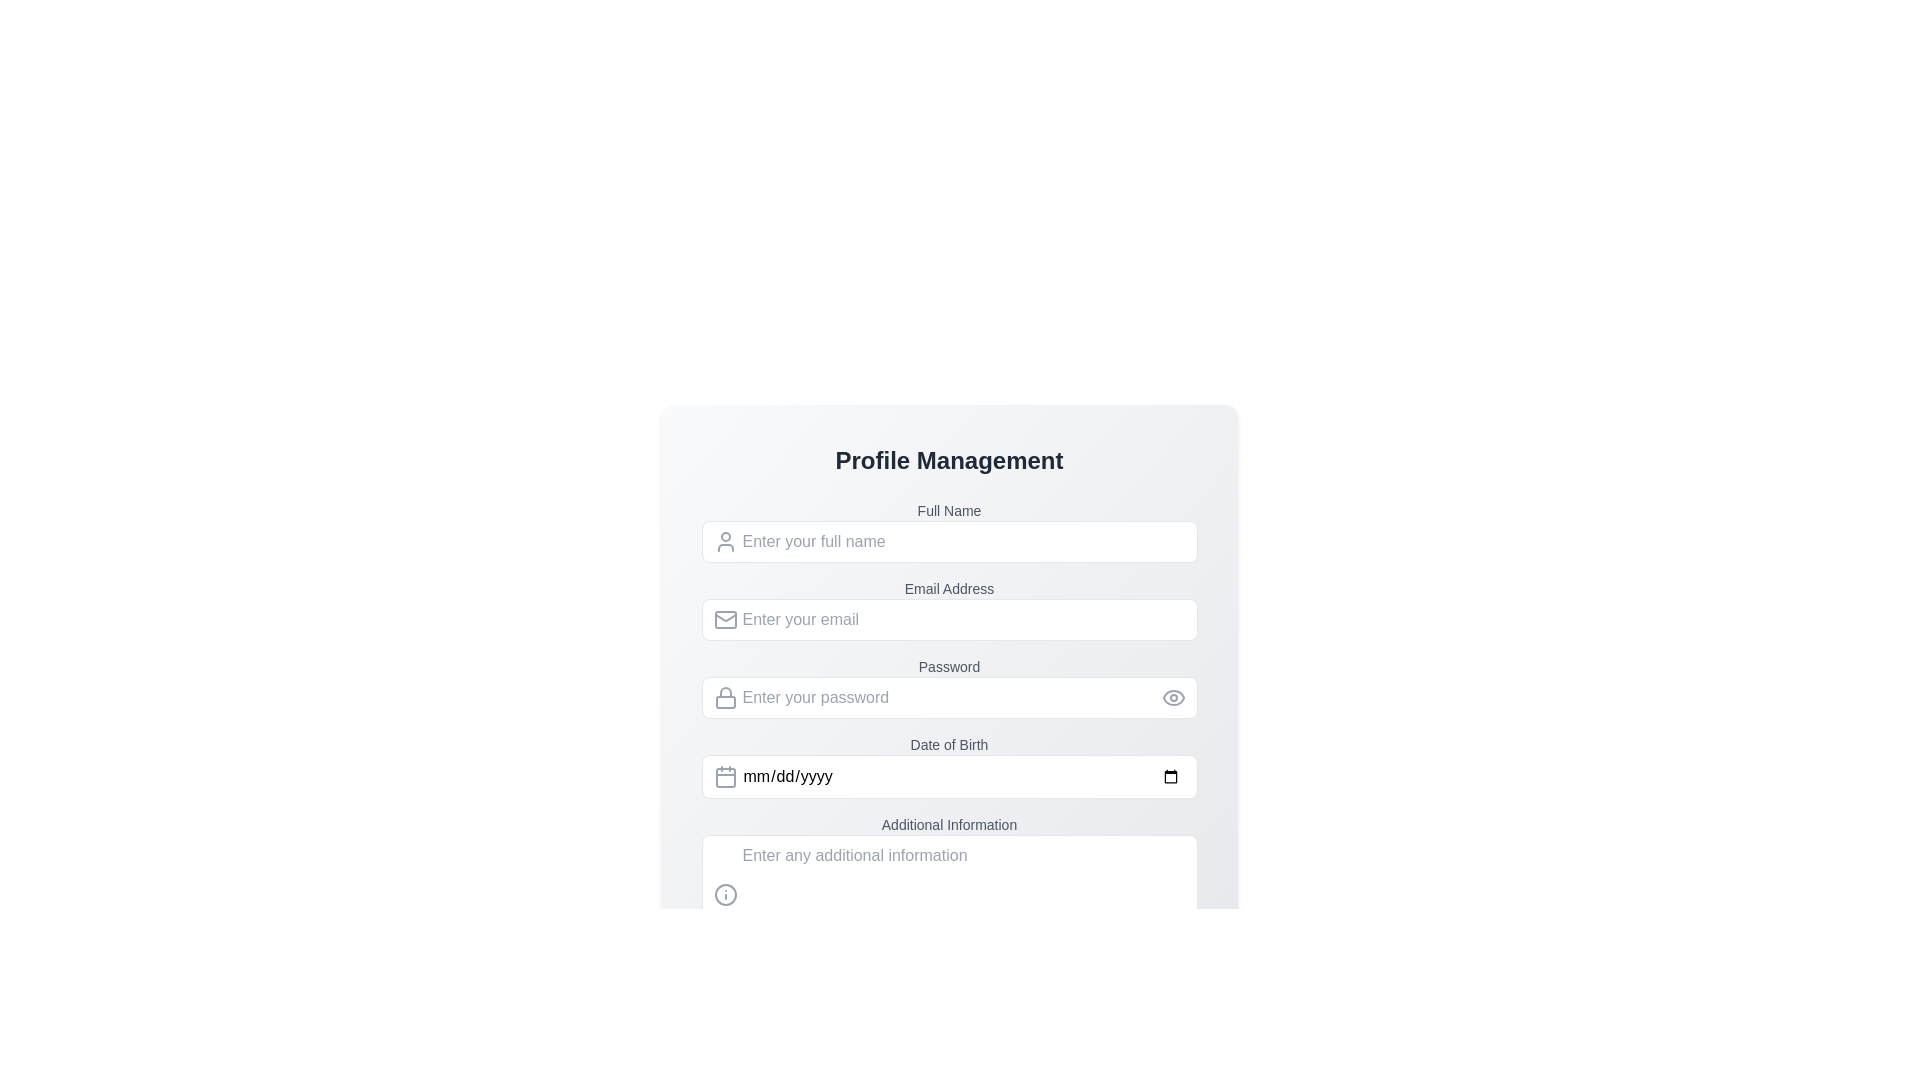  What do you see at coordinates (724, 619) in the screenshot?
I see `the mail icon, which is an envelope outline located inside the email input field labeled 'Email Address'` at bounding box center [724, 619].